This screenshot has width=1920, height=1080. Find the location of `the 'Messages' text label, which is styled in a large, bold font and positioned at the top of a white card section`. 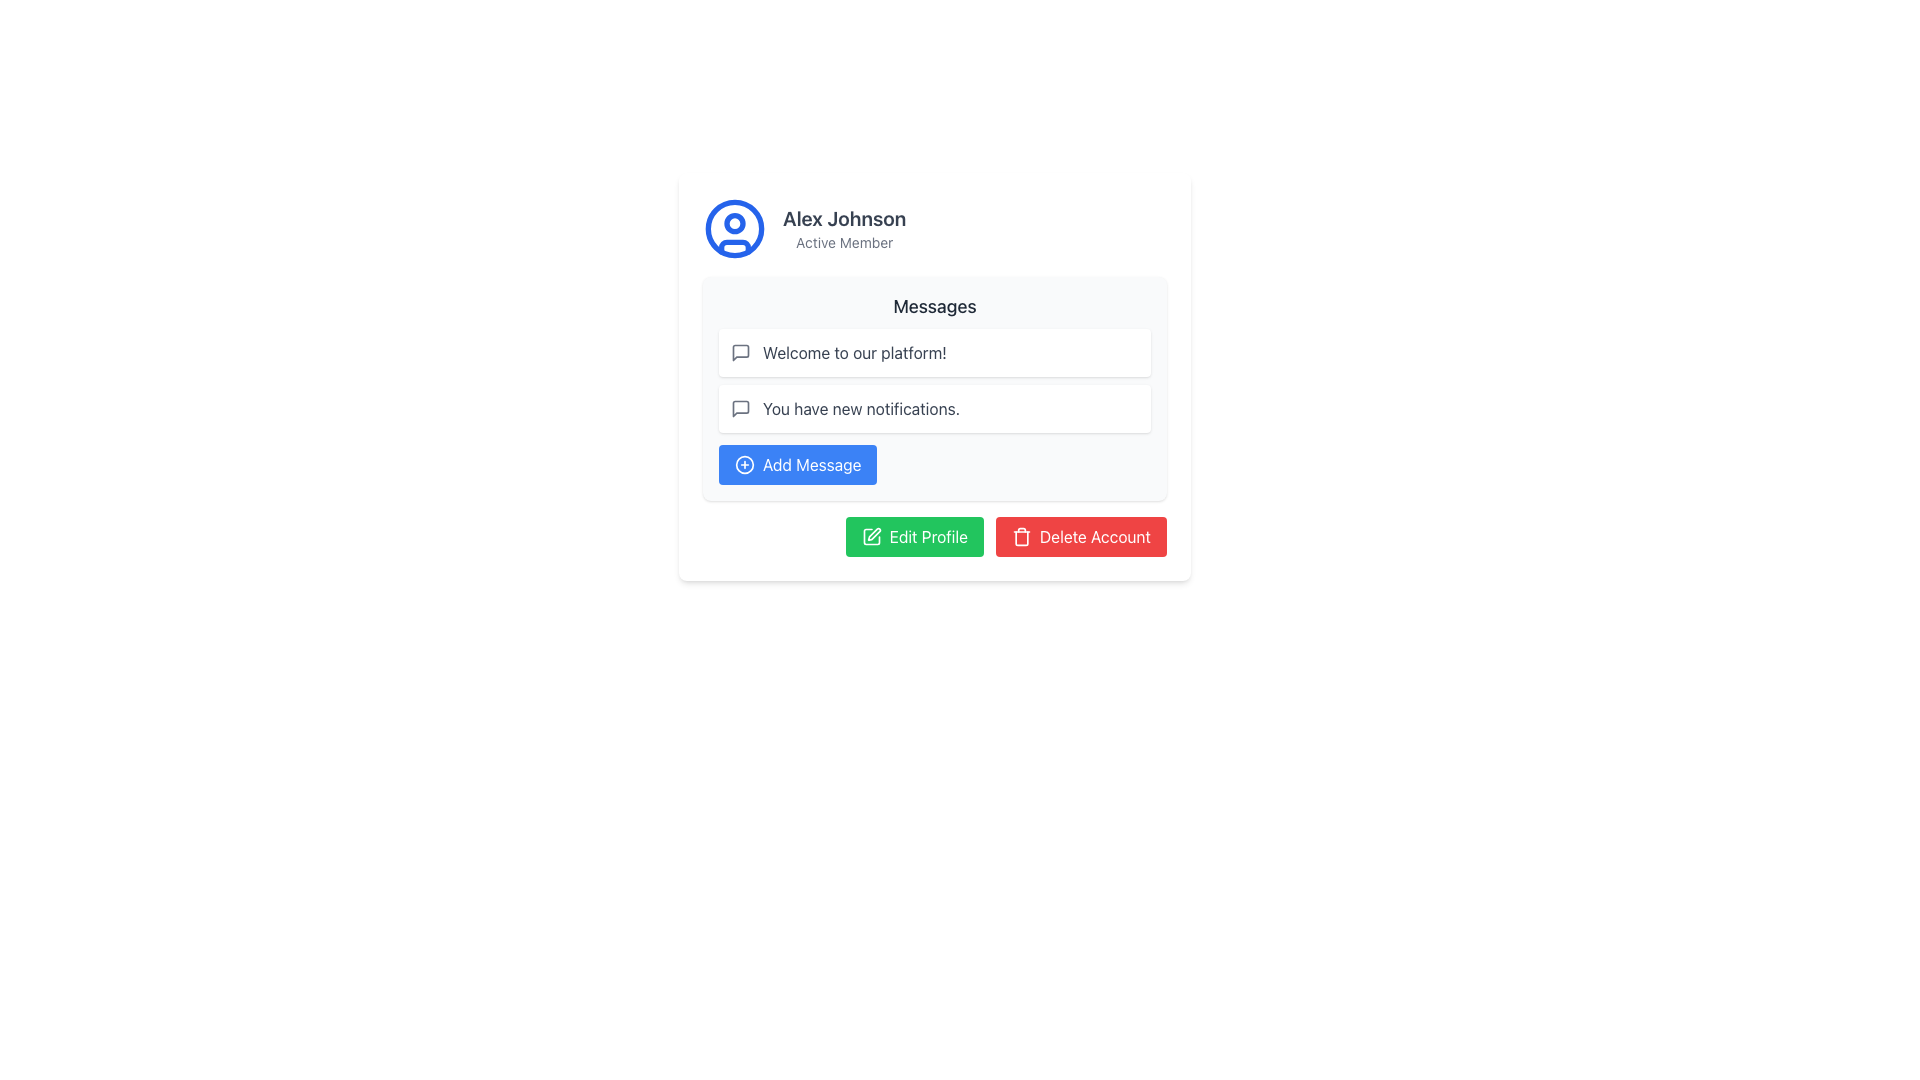

the 'Messages' text label, which is styled in a large, bold font and positioned at the top of a white card section is located at coordinates (934, 307).